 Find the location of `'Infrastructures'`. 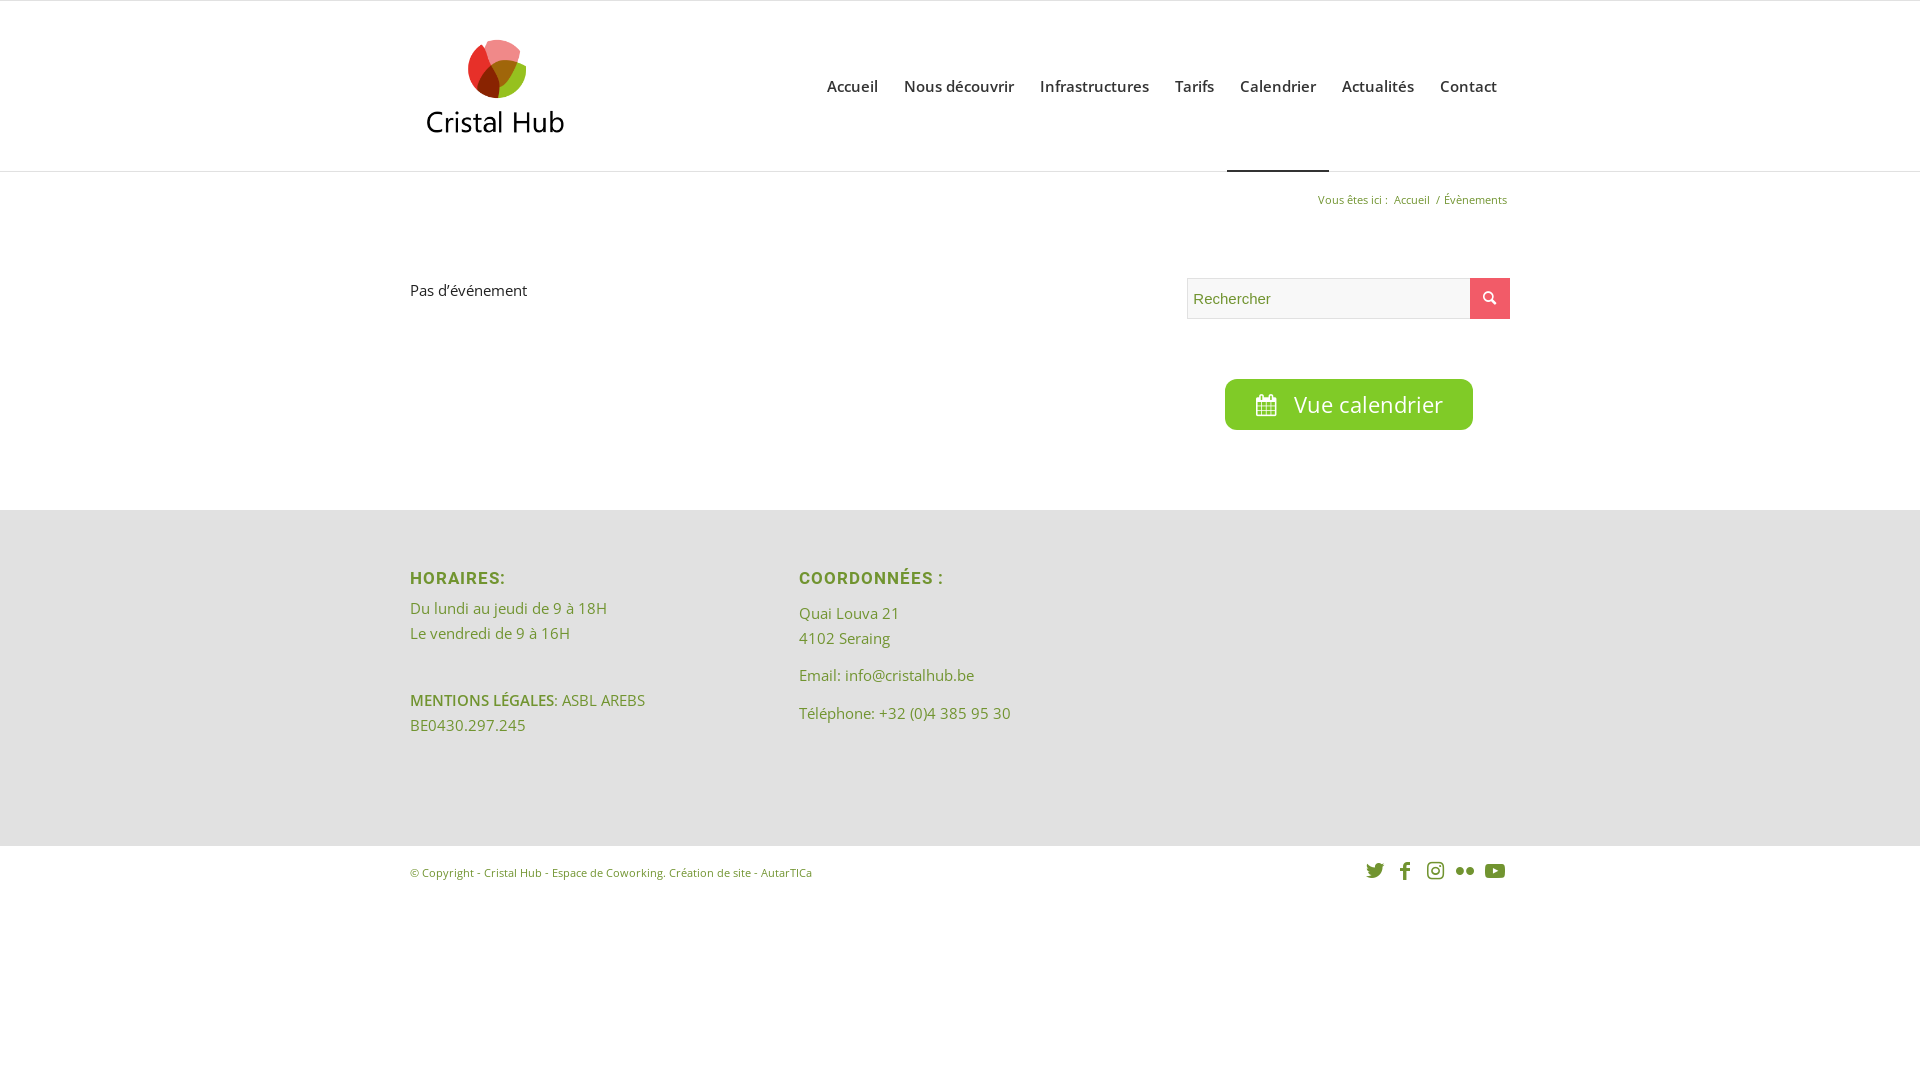

'Infrastructures' is located at coordinates (1093, 84).